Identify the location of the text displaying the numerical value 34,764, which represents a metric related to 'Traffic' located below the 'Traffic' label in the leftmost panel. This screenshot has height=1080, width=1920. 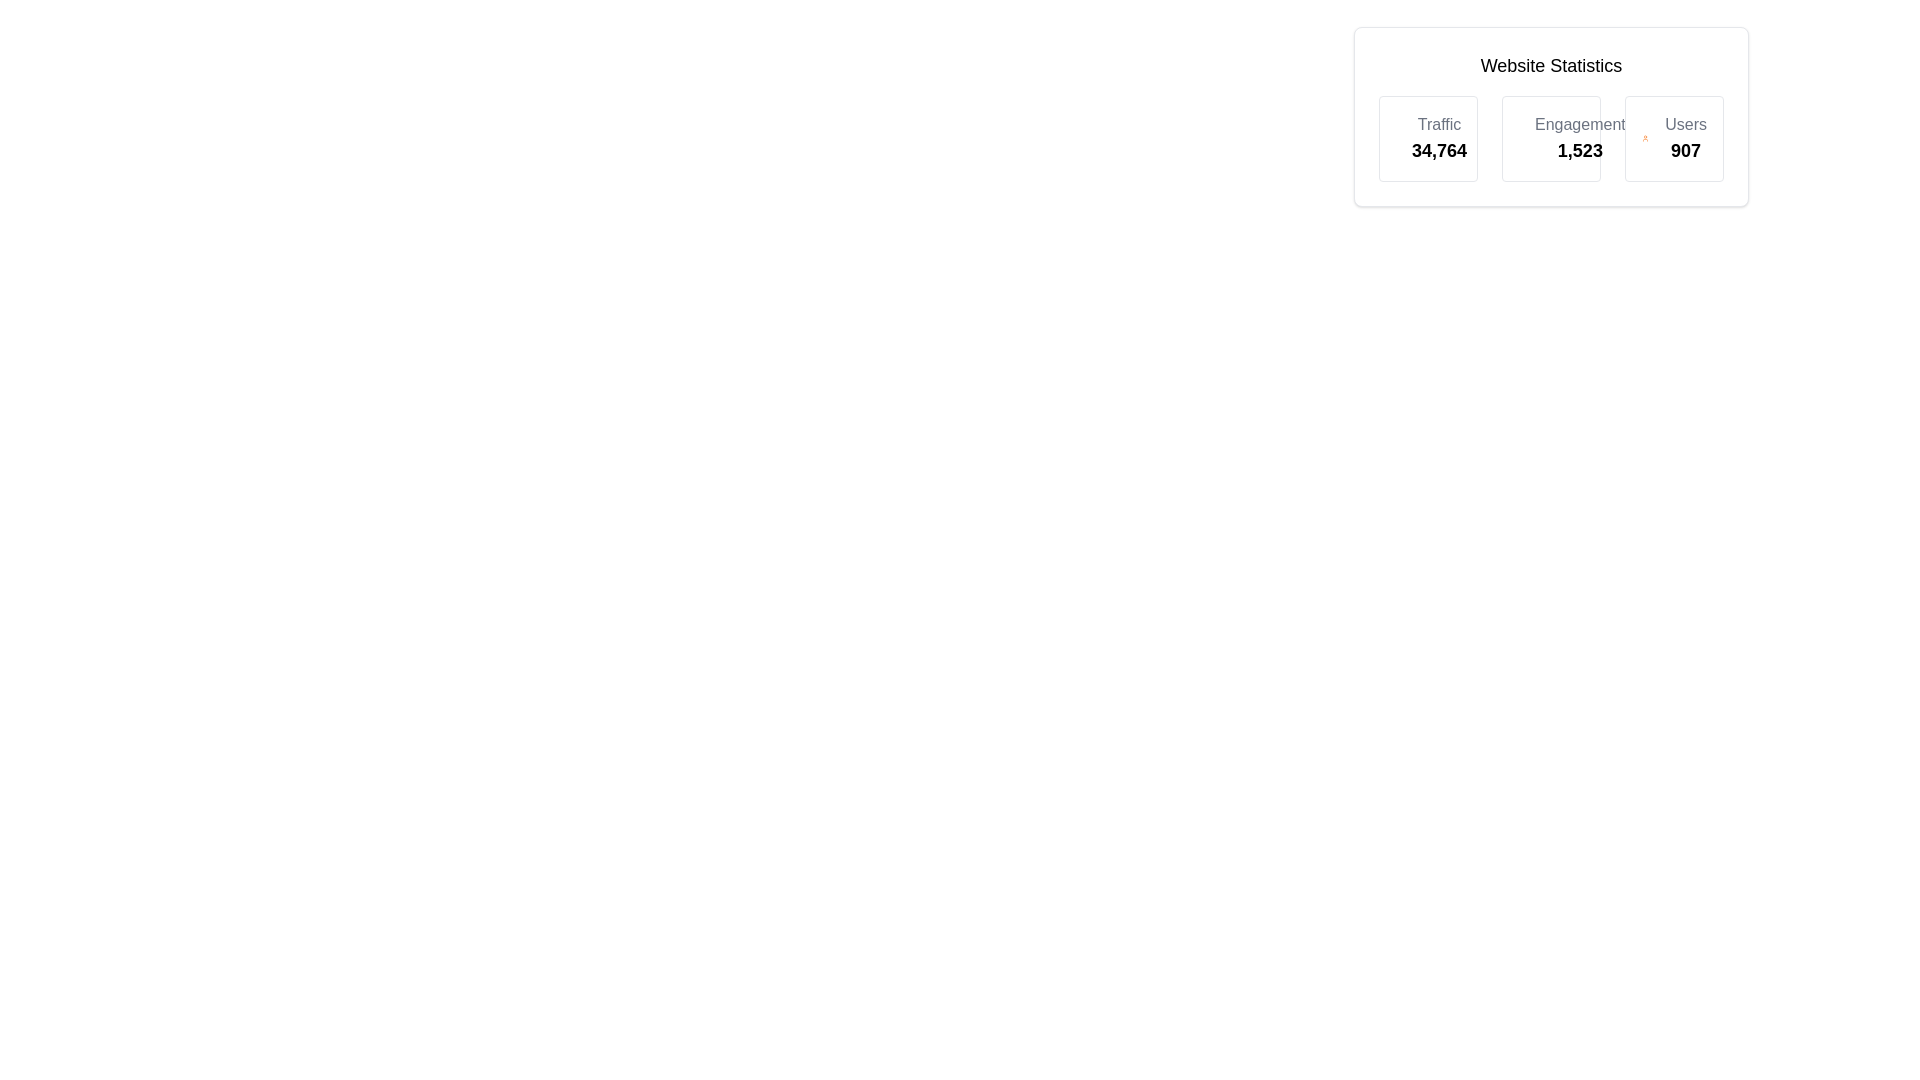
(1438, 149).